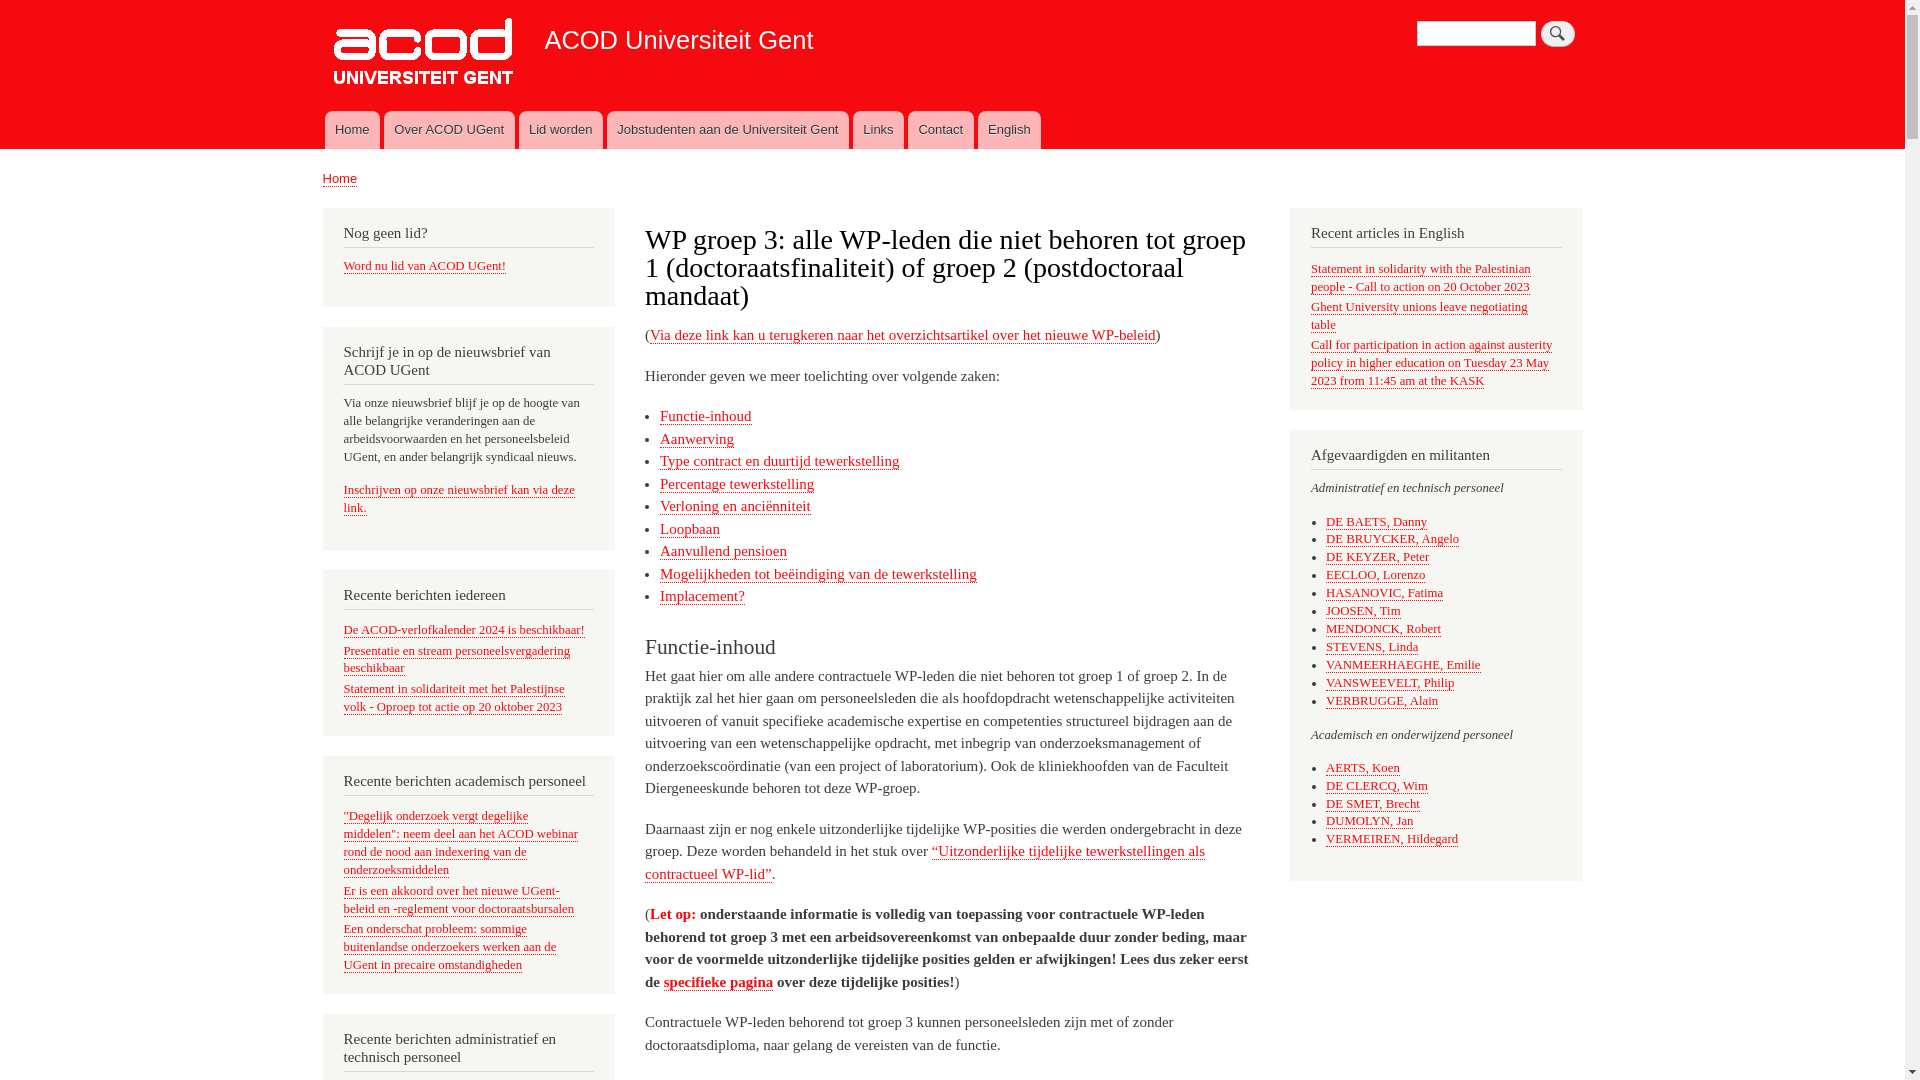 This screenshot has width=1920, height=1080. What do you see at coordinates (518, 130) in the screenshot?
I see `'Lid worden'` at bounding box center [518, 130].